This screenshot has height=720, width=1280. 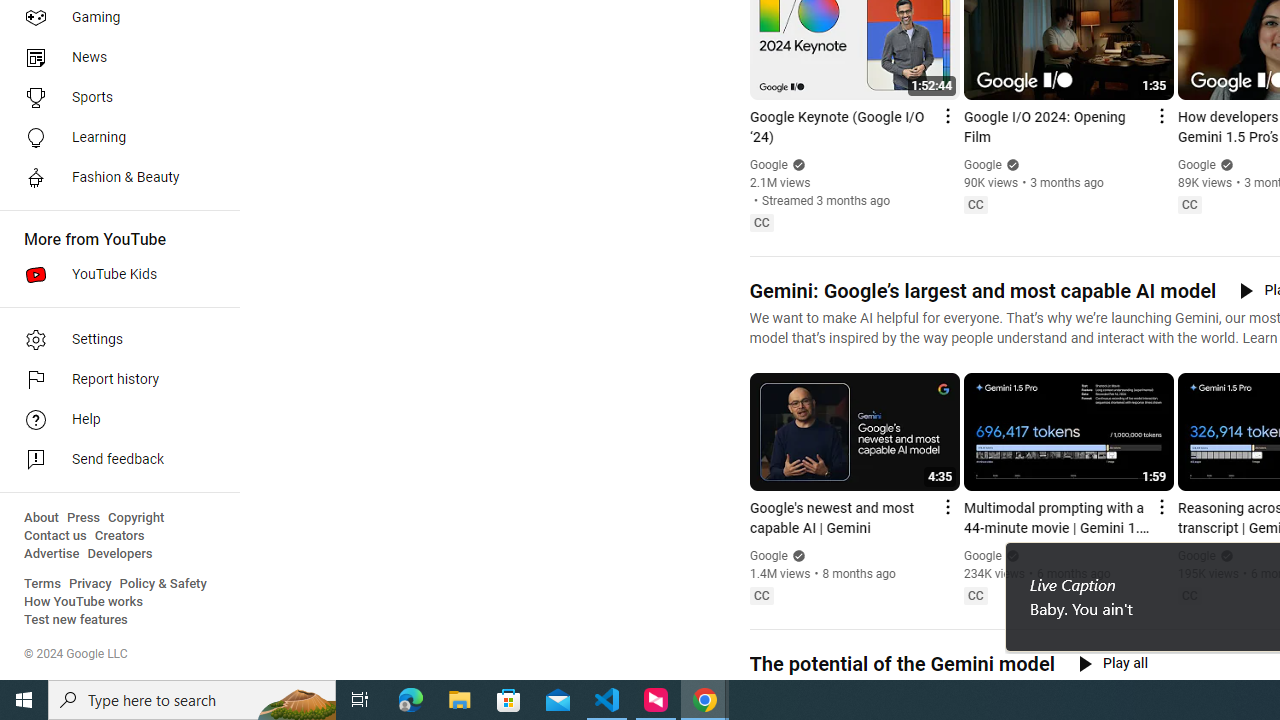 I want to click on 'Copyright', so click(x=135, y=517).